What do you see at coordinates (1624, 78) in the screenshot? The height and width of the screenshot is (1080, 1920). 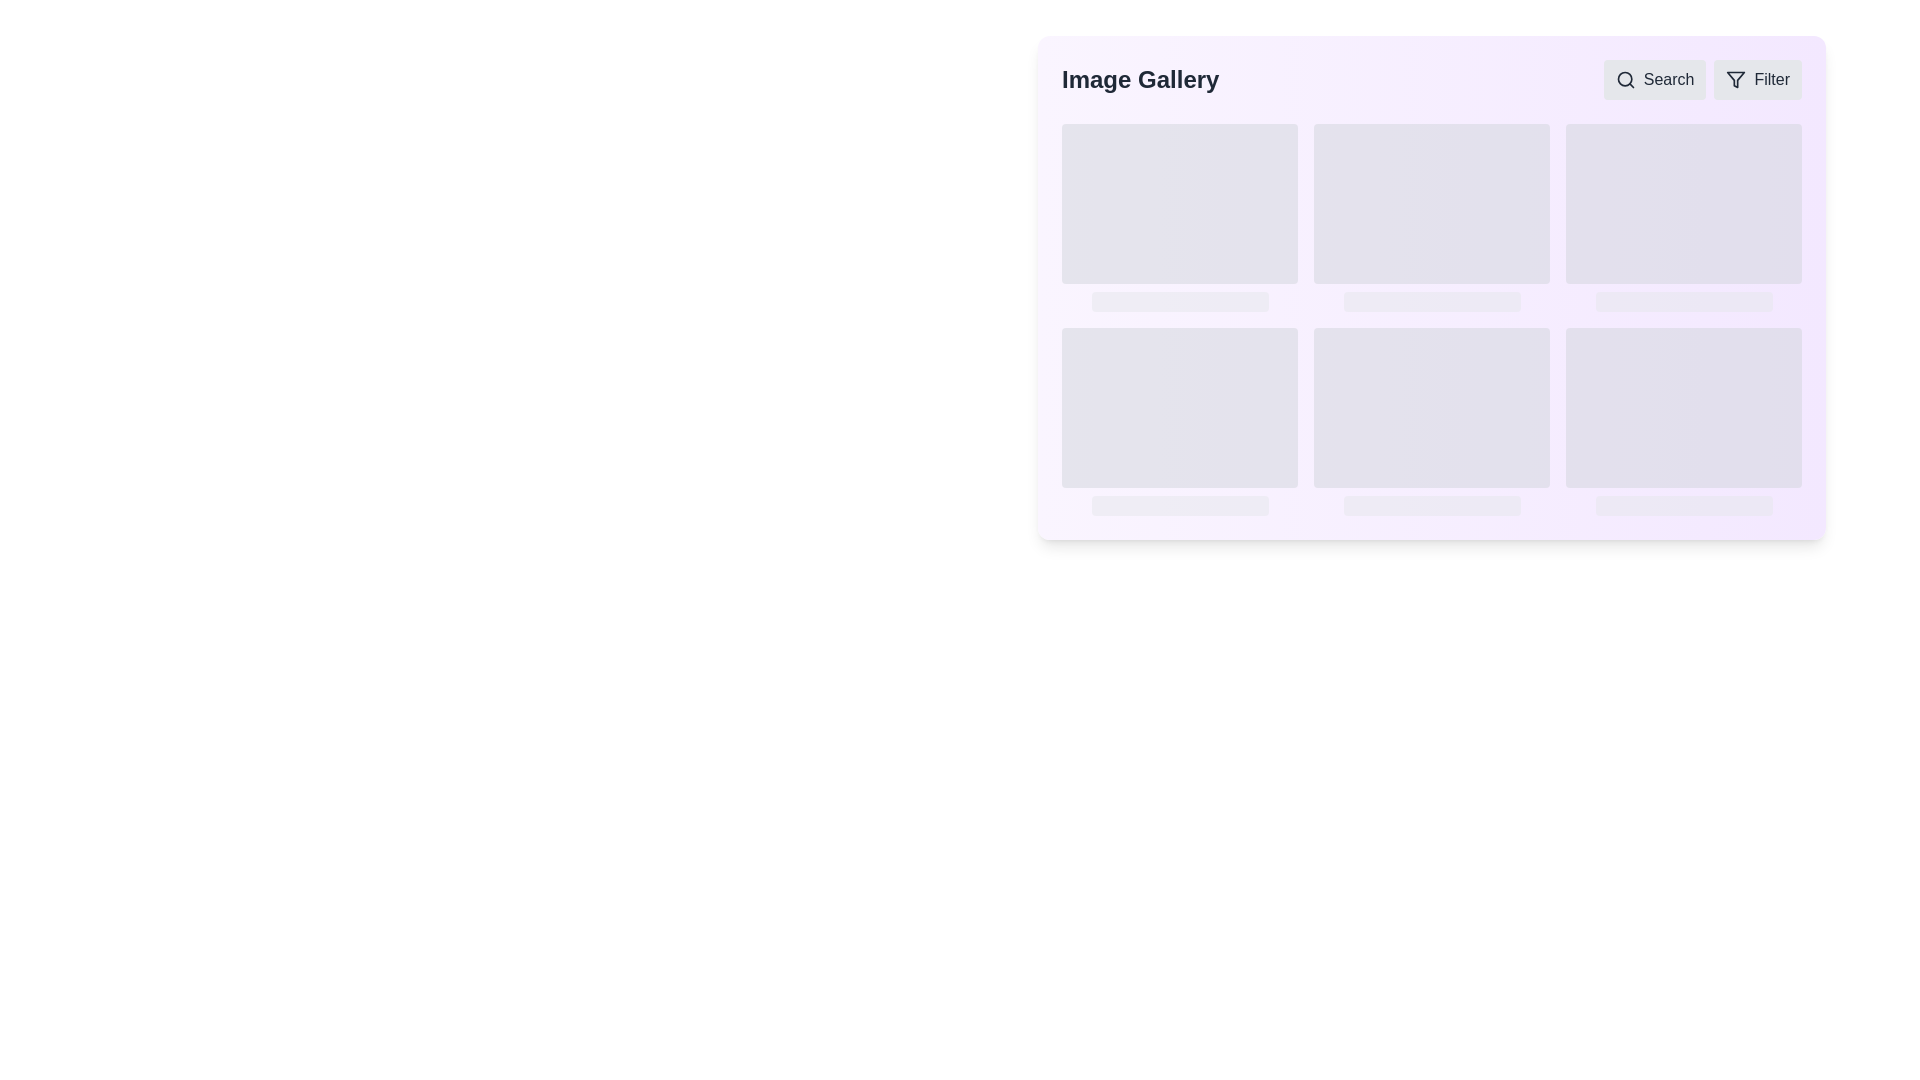 I see `the circular component of the magnifying glass icon located in the upper-right section of the interface, adjacent to the 'Search' button text and to the left of the 'Filter' icon` at bounding box center [1624, 78].